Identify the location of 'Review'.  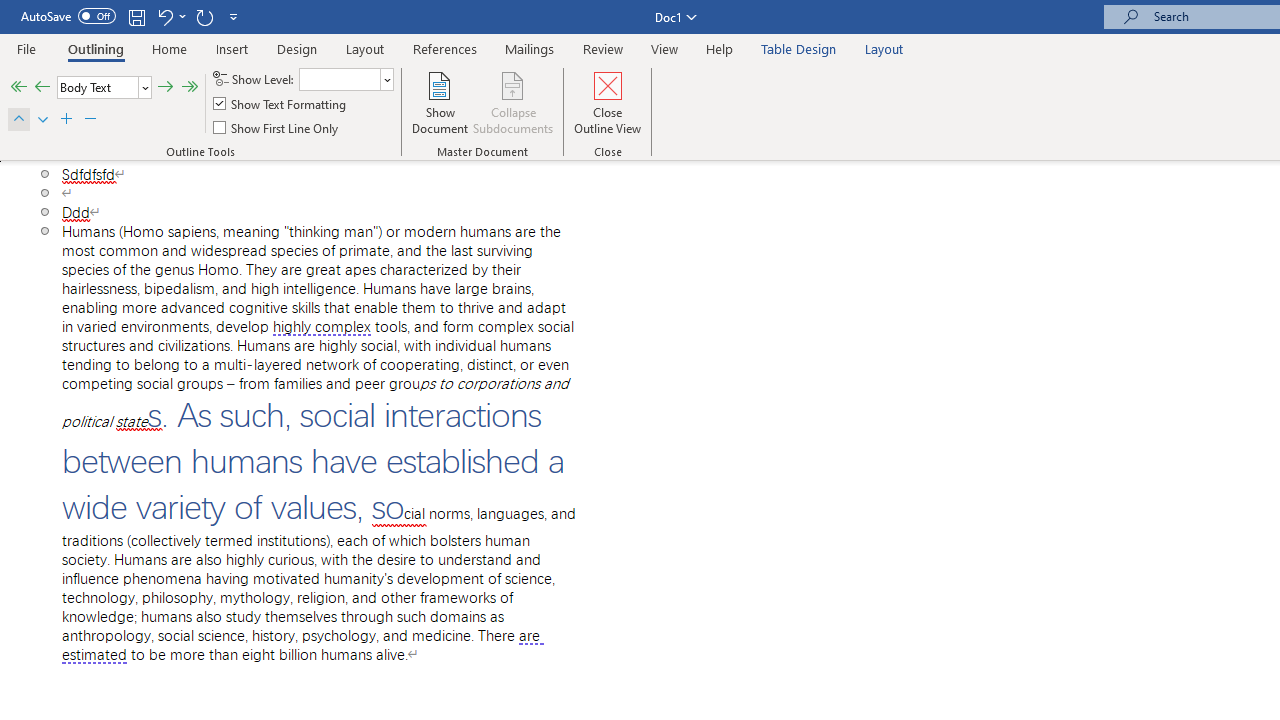
(602, 48).